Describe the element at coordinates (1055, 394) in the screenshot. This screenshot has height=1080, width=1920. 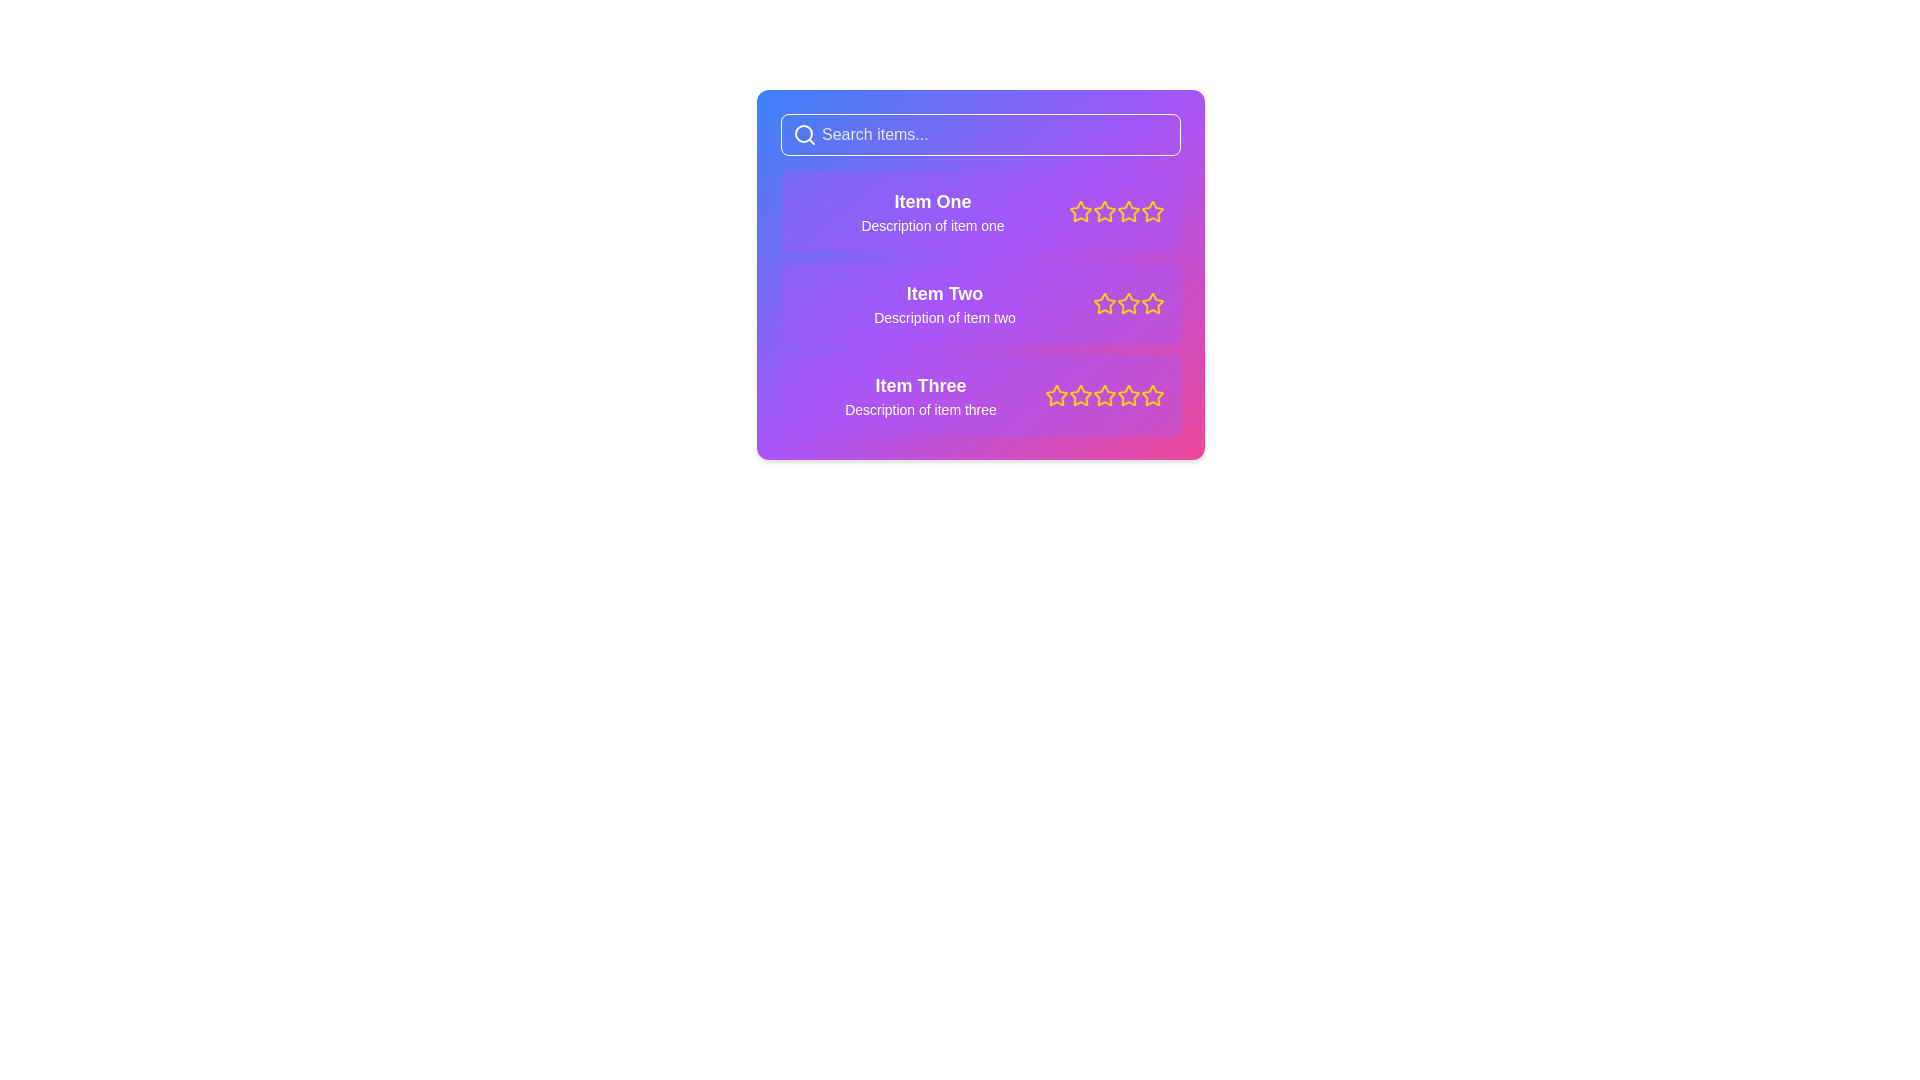
I see `the first yellow star icon in the rating row next to the 'Item Three' list item` at that location.